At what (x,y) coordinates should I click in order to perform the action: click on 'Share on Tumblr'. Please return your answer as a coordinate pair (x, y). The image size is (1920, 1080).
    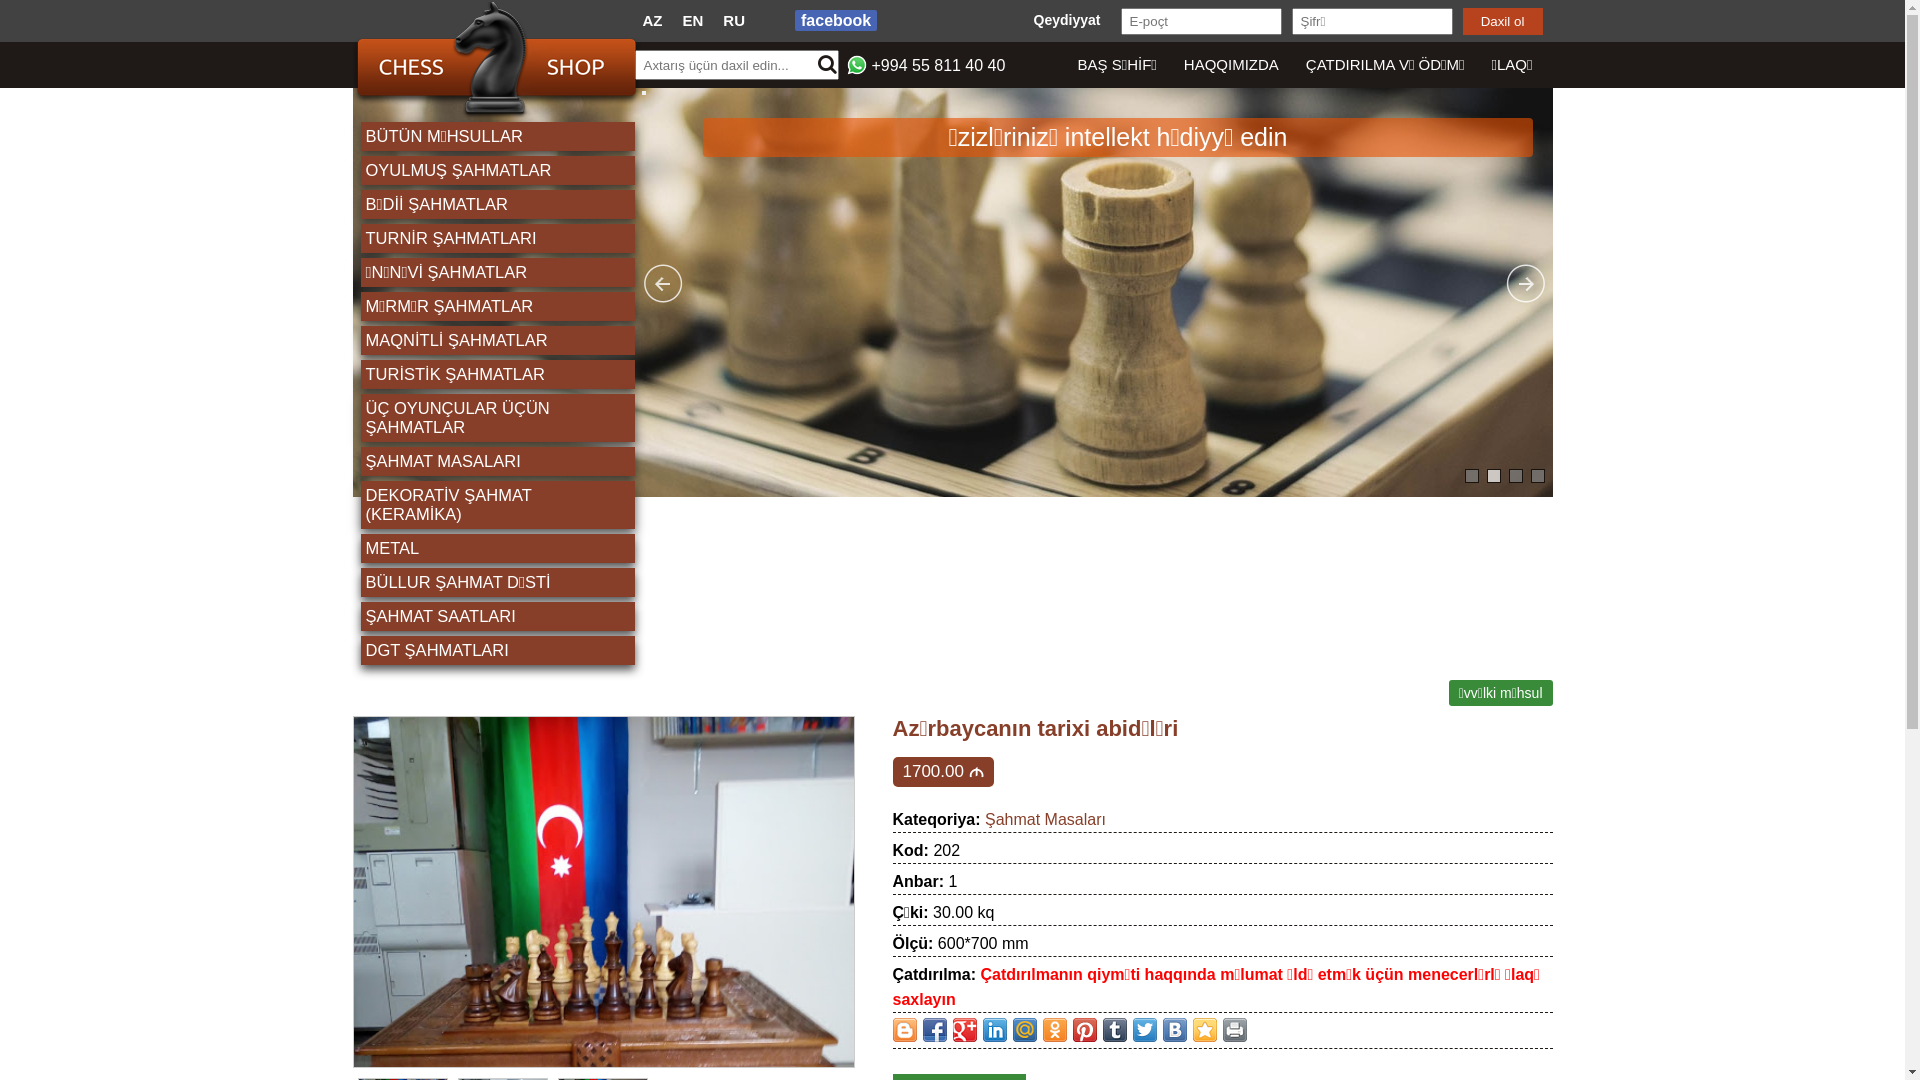
    Looking at the image, I should click on (1112, 1029).